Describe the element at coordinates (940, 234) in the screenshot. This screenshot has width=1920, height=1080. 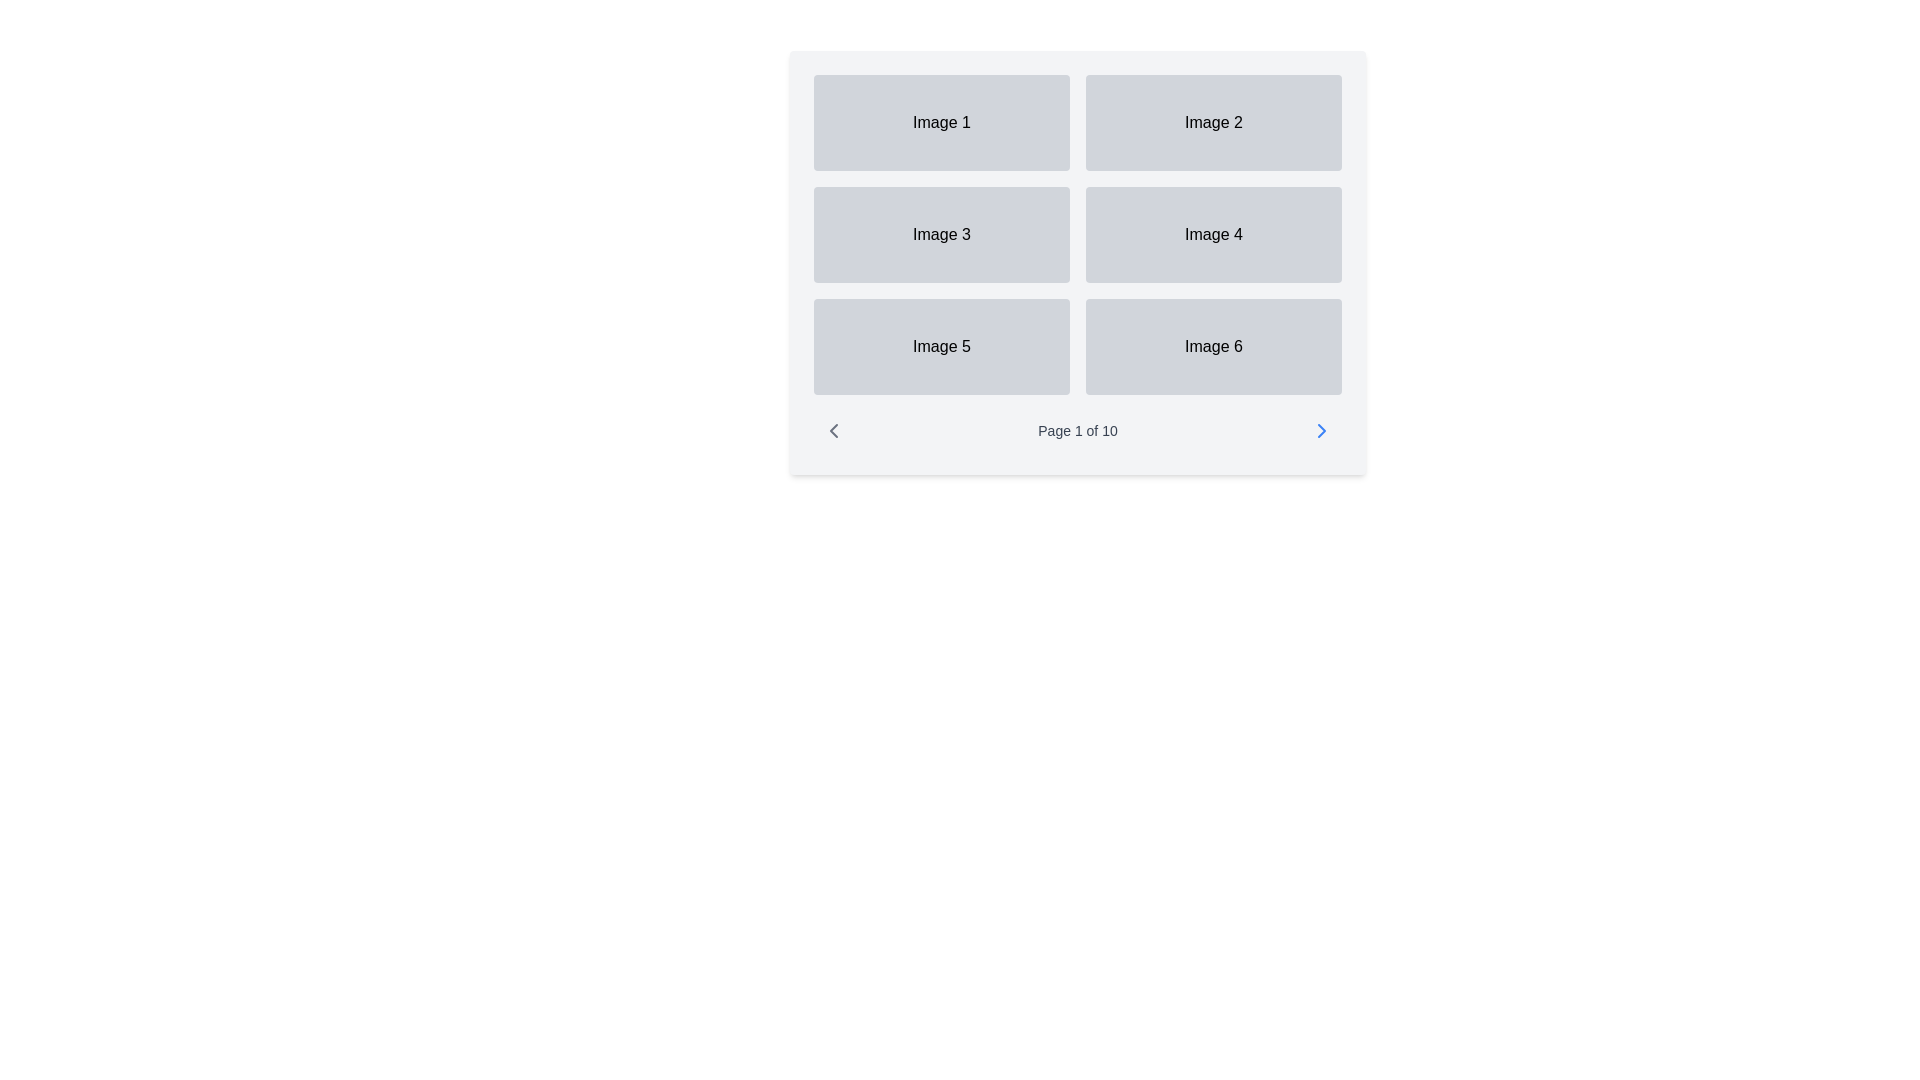
I see `the static label indicating 'Image 3', which is positioned in the second row, first column of a 2-column grid layout` at that location.